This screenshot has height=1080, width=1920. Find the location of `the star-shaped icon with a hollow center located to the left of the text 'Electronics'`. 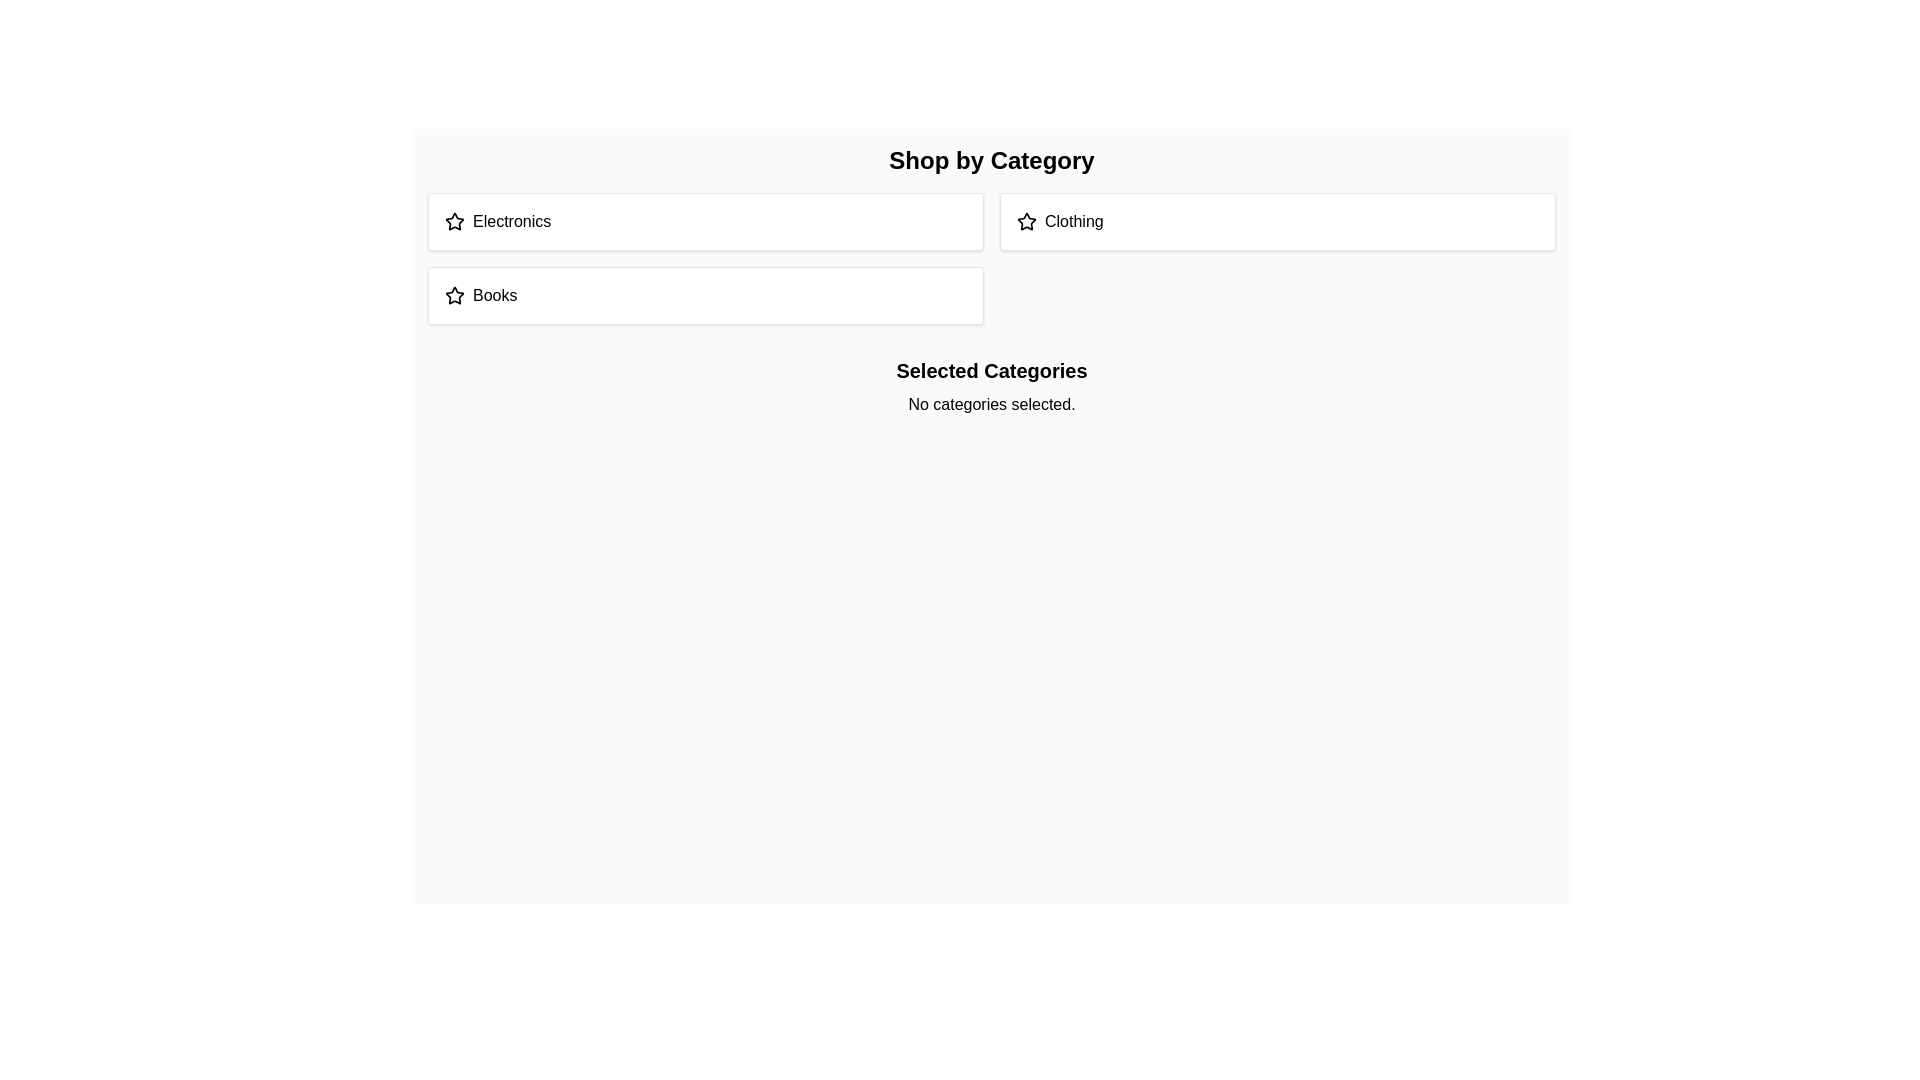

the star-shaped icon with a hollow center located to the left of the text 'Electronics' is located at coordinates (454, 221).